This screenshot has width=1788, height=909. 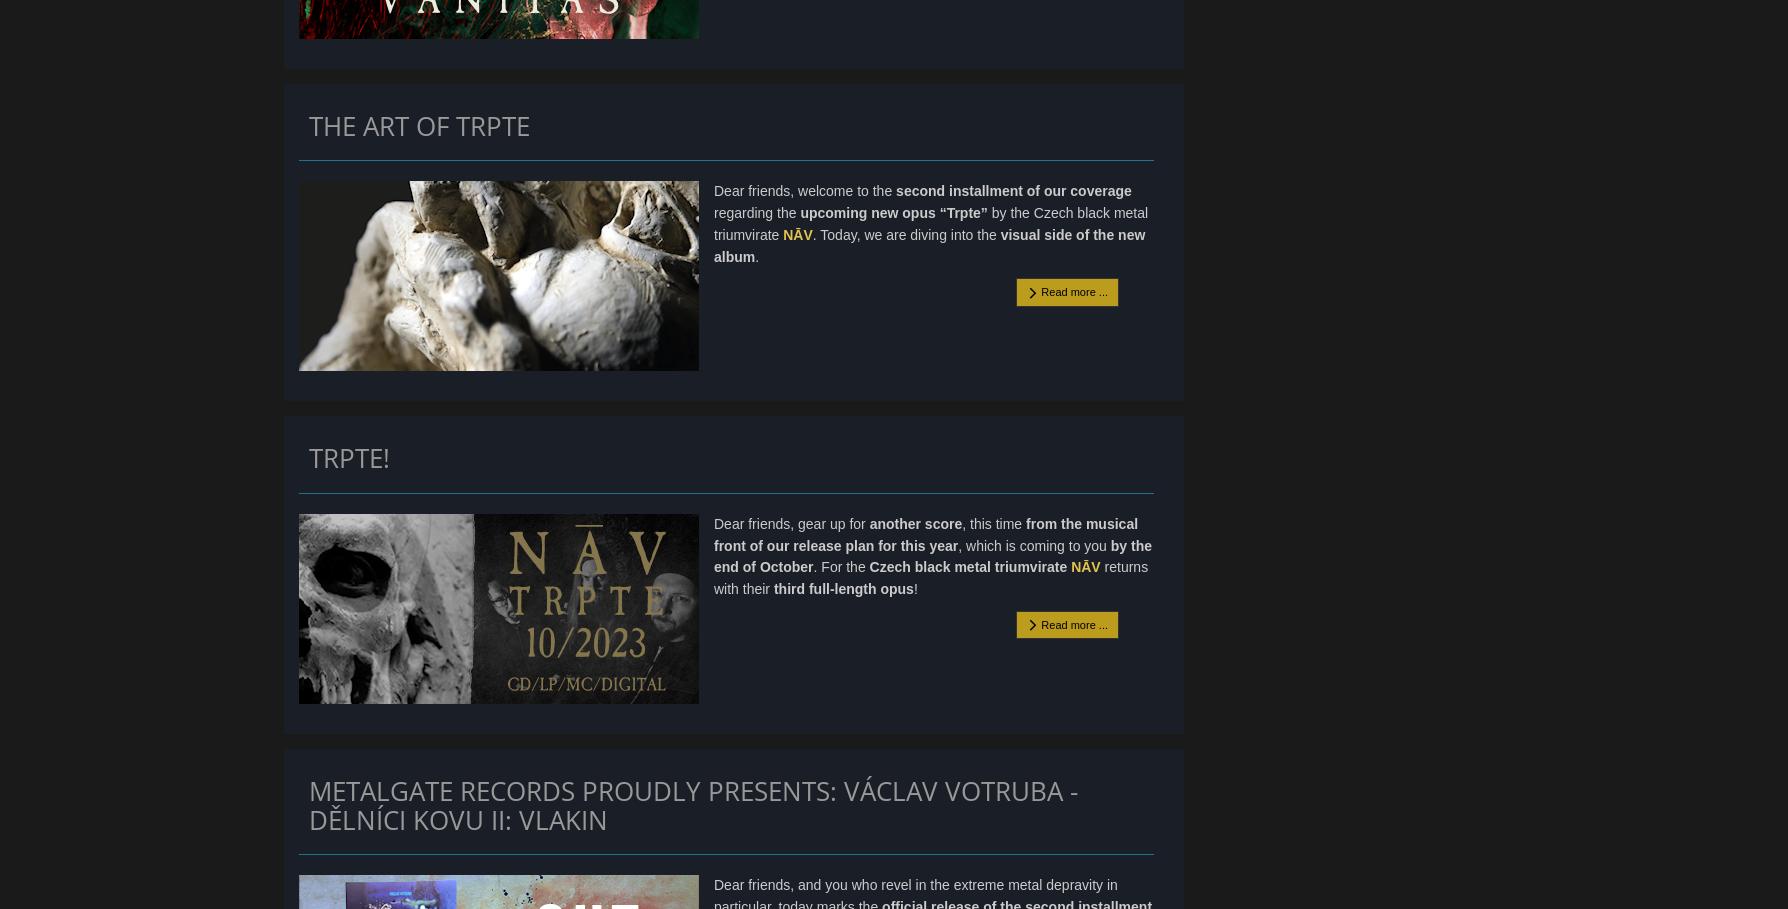 What do you see at coordinates (915, 523) in the screenshot?
I see `'another score'` at bounding box center [915, 523].